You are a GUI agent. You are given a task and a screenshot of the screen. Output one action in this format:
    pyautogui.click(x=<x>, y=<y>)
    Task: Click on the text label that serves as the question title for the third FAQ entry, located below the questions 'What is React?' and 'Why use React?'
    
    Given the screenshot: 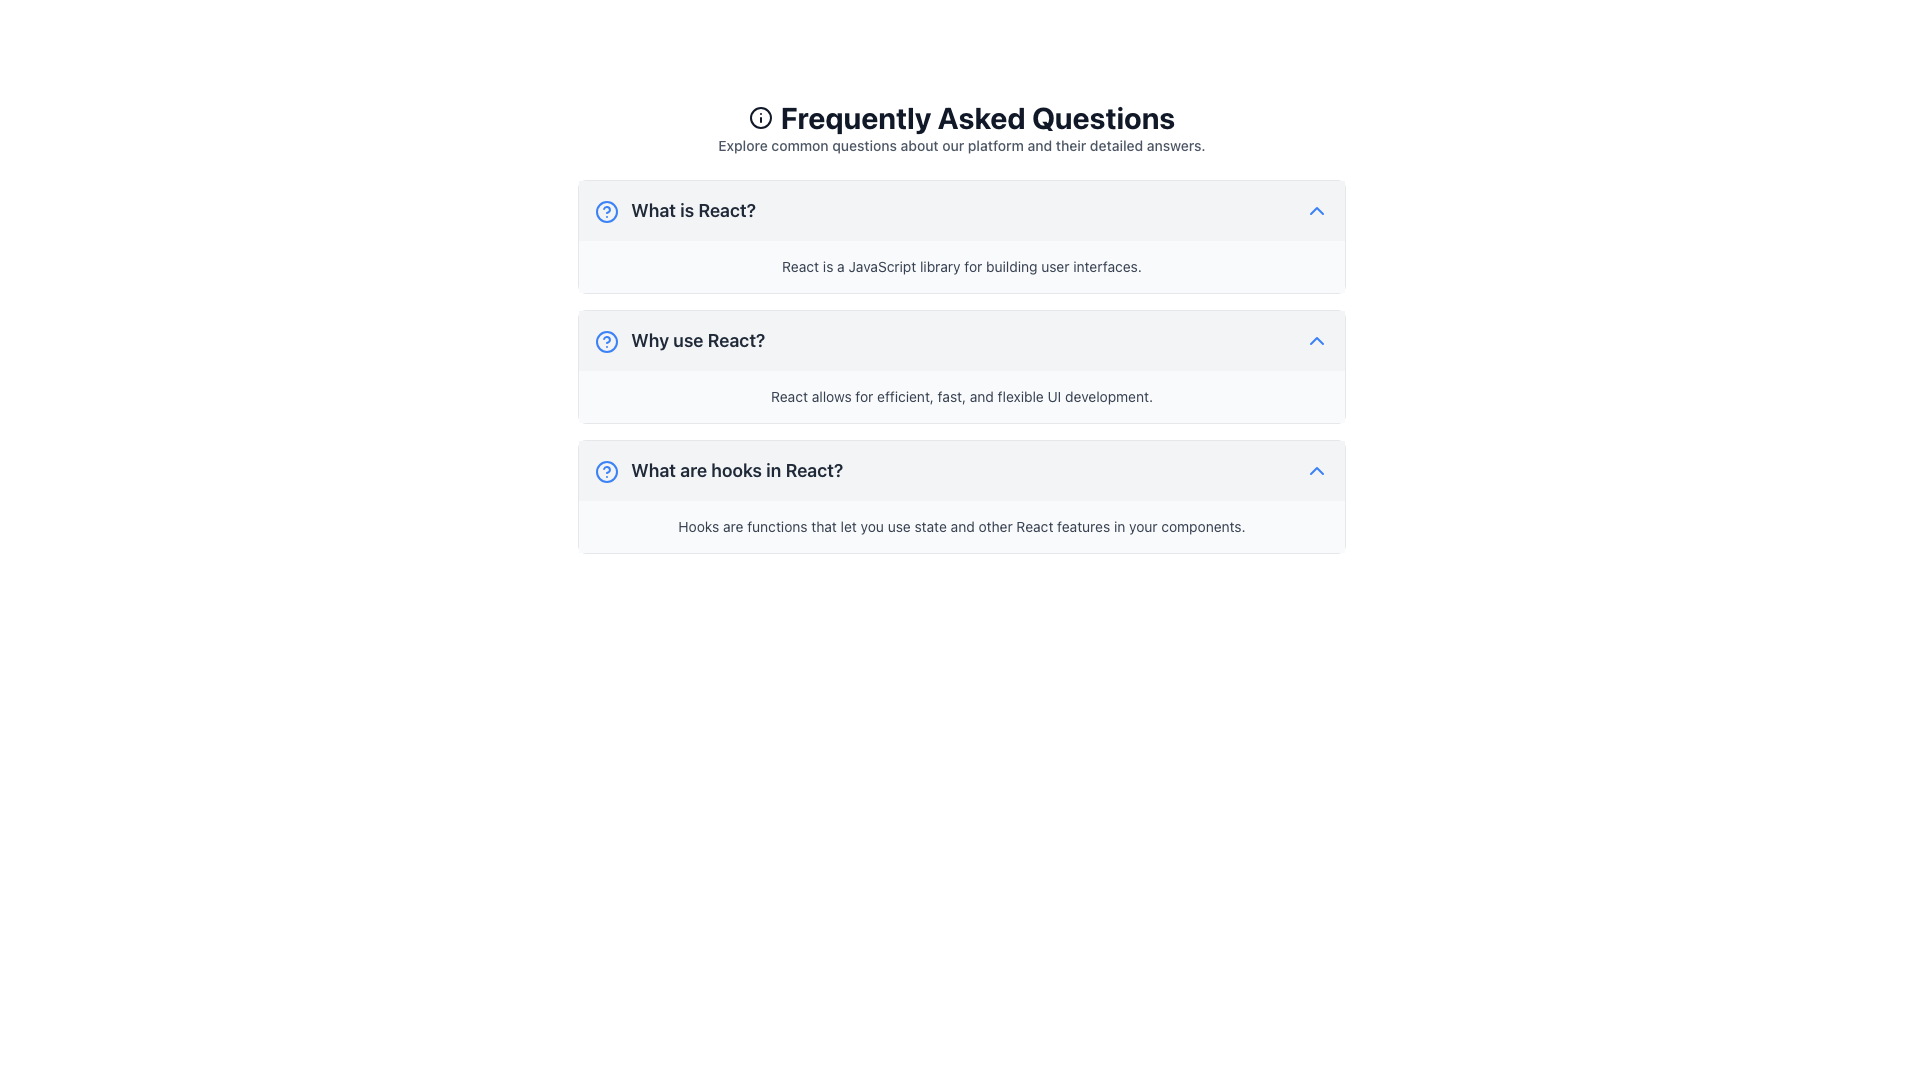 What is the action you would take?
    pyautogui.click(x=719, y=470)
    